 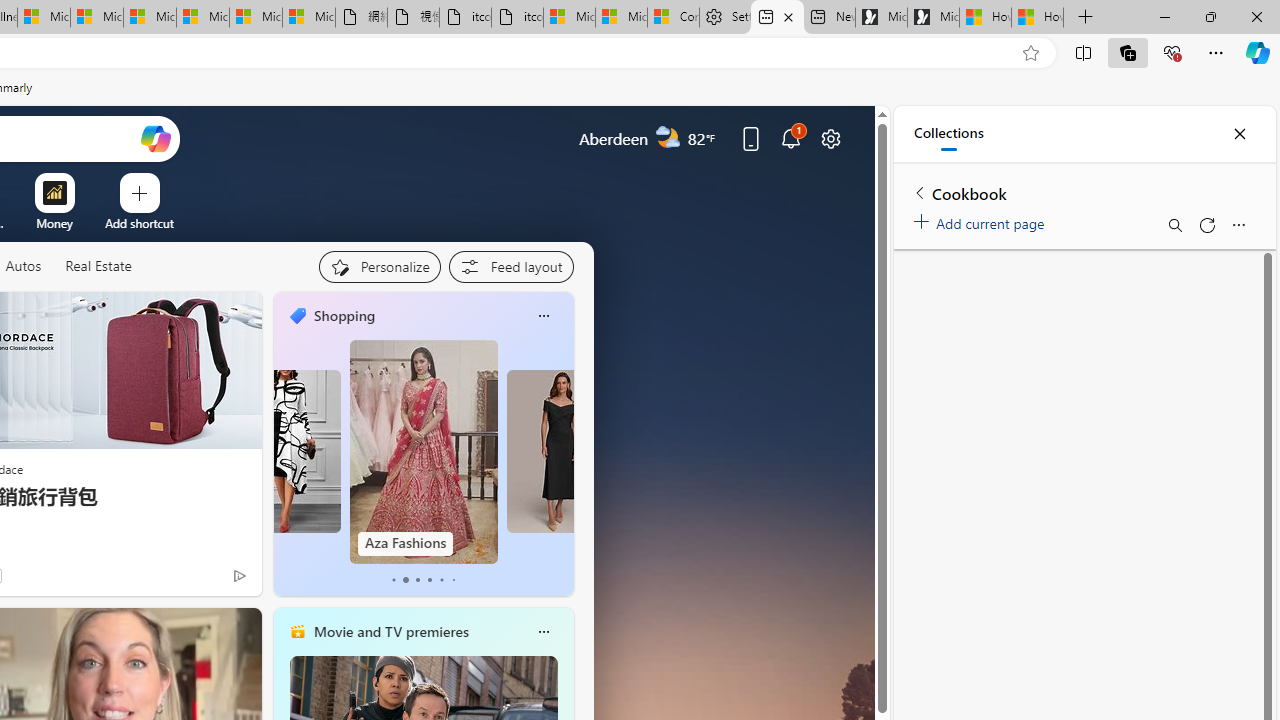 I want to click on 'tab-4', so click(x=440, y=579).